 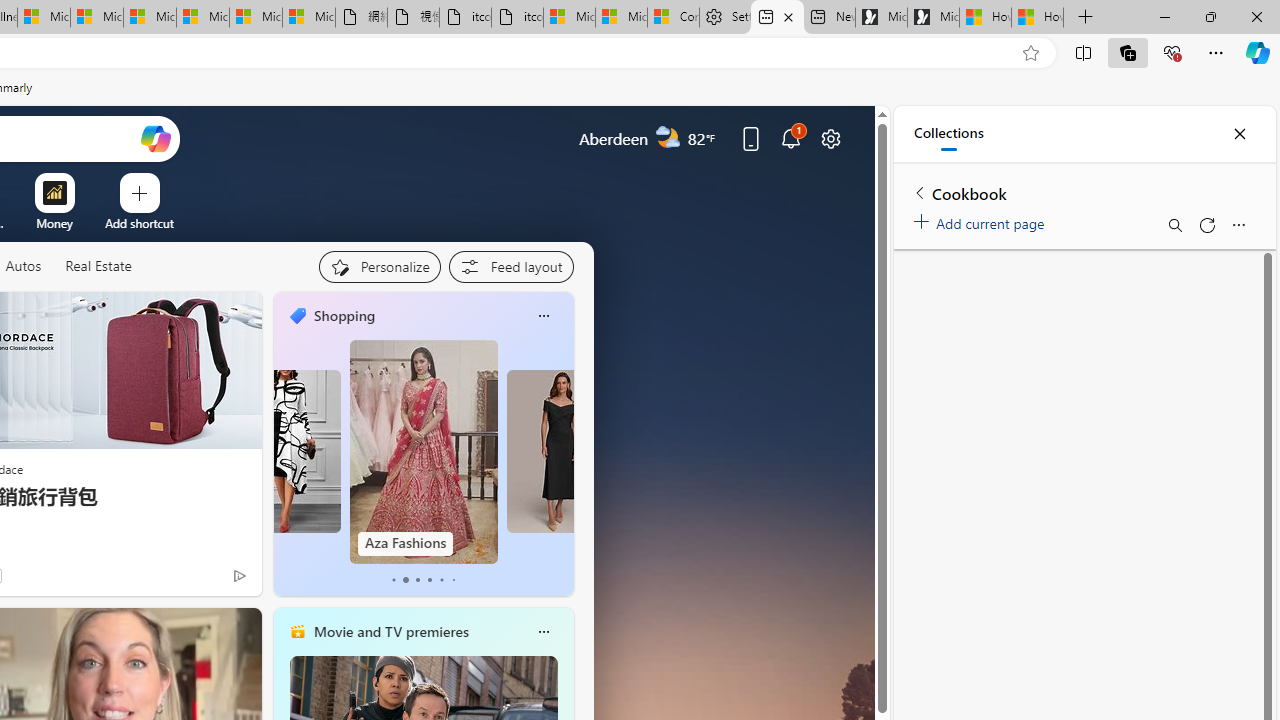 I want to click on 'tab-4', so click(x=440, y=579).